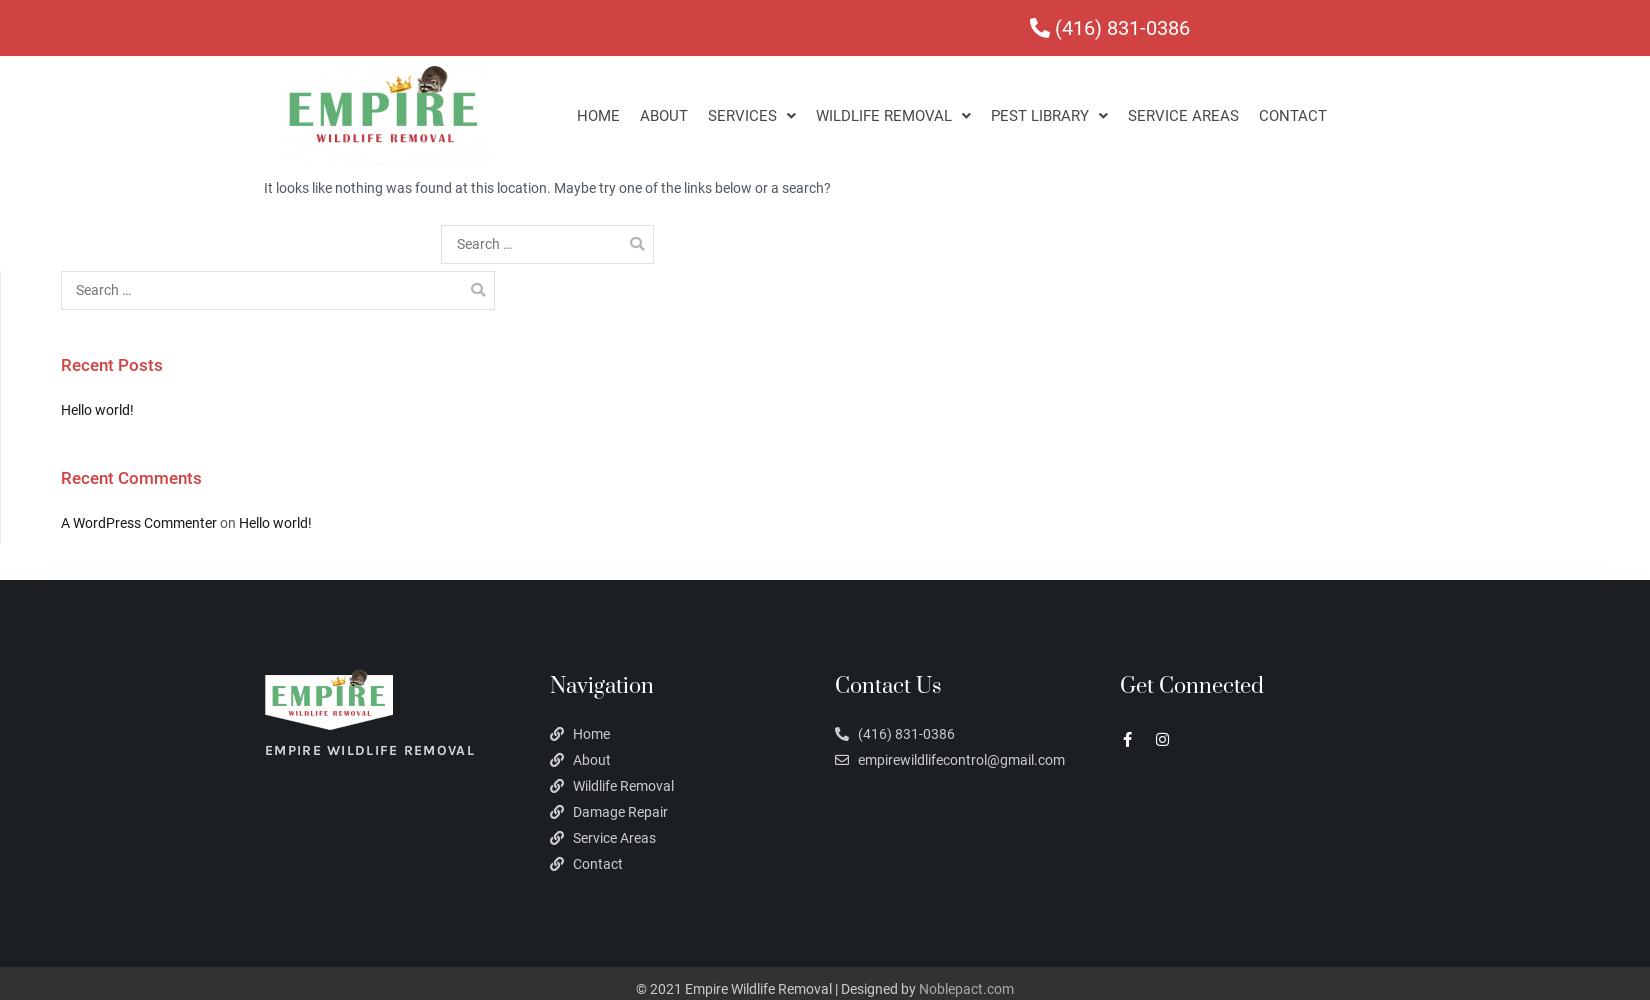 This screenshot has height=1000, width=1650. Describe the element at coordinates (216, 522) in the screenshot. I see `'on'` at that location.